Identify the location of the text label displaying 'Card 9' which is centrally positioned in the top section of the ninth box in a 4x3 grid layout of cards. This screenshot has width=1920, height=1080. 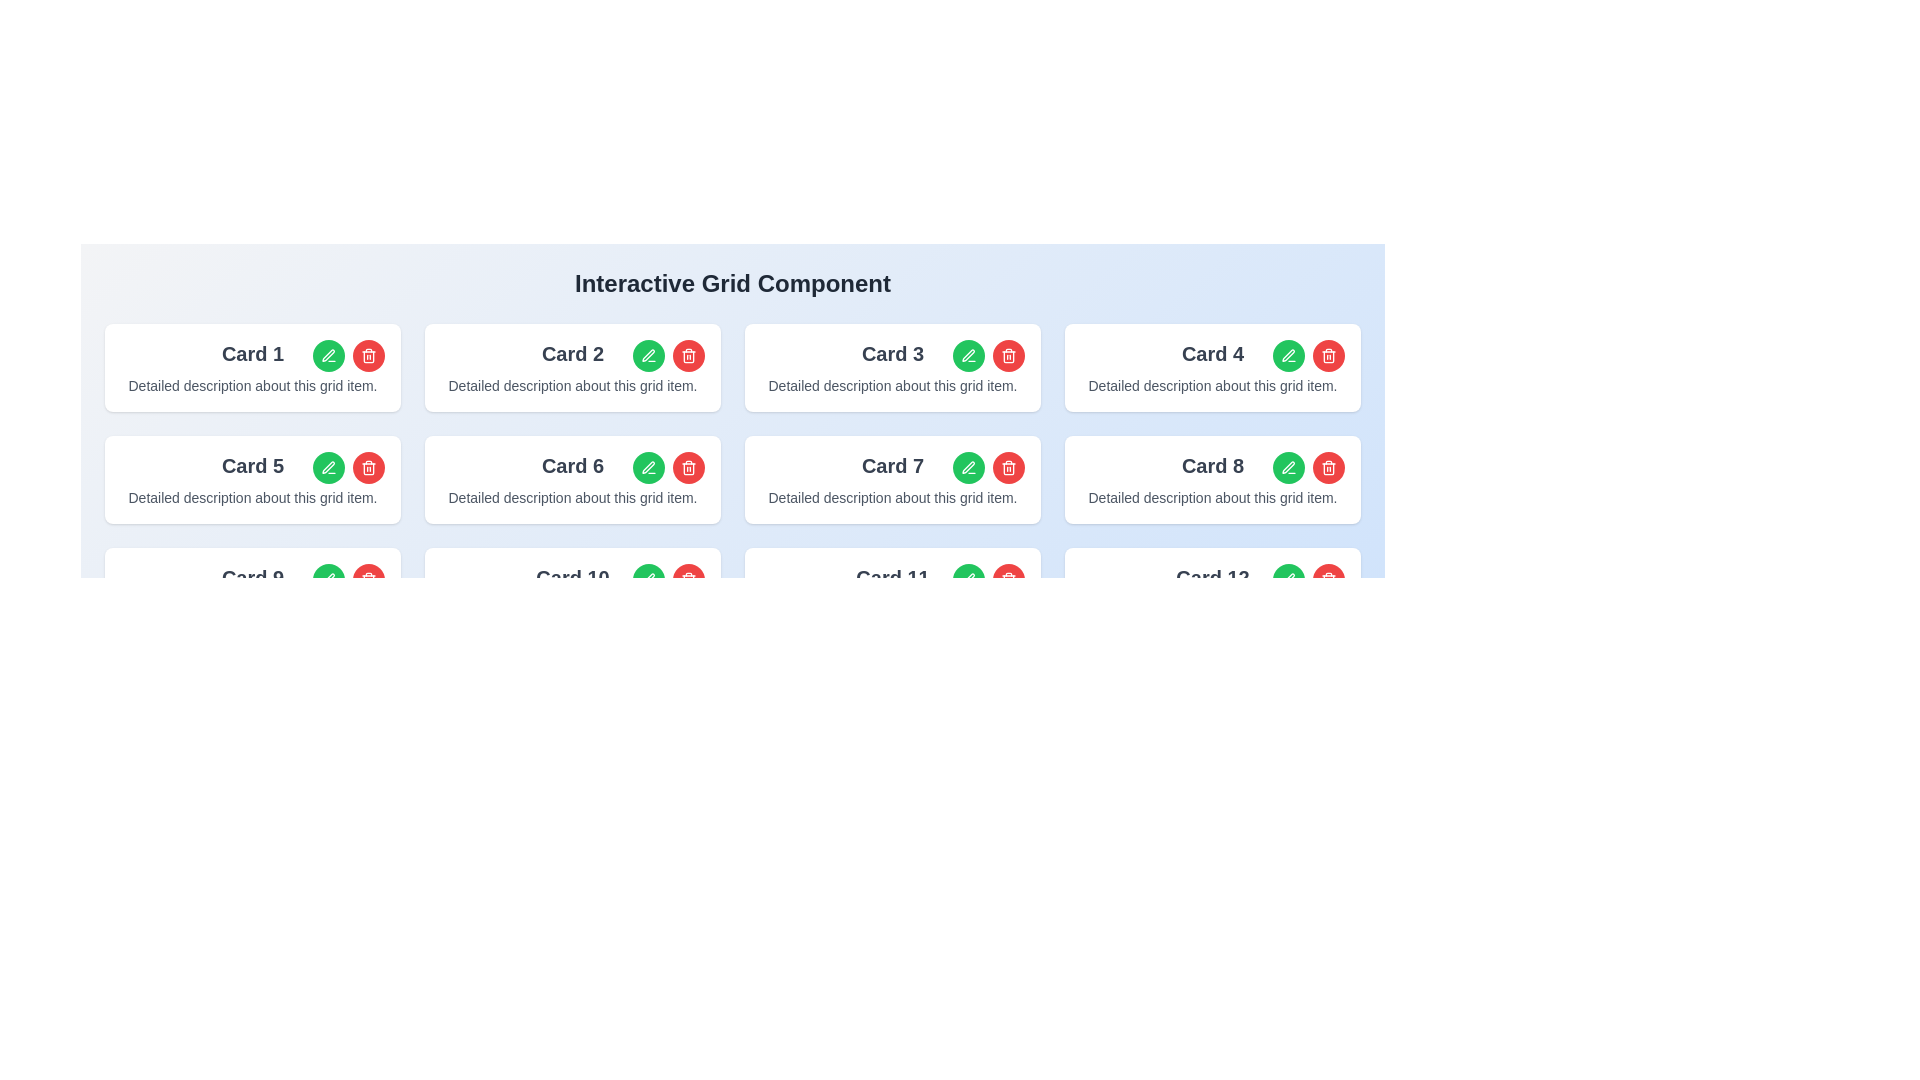
(252, 578).